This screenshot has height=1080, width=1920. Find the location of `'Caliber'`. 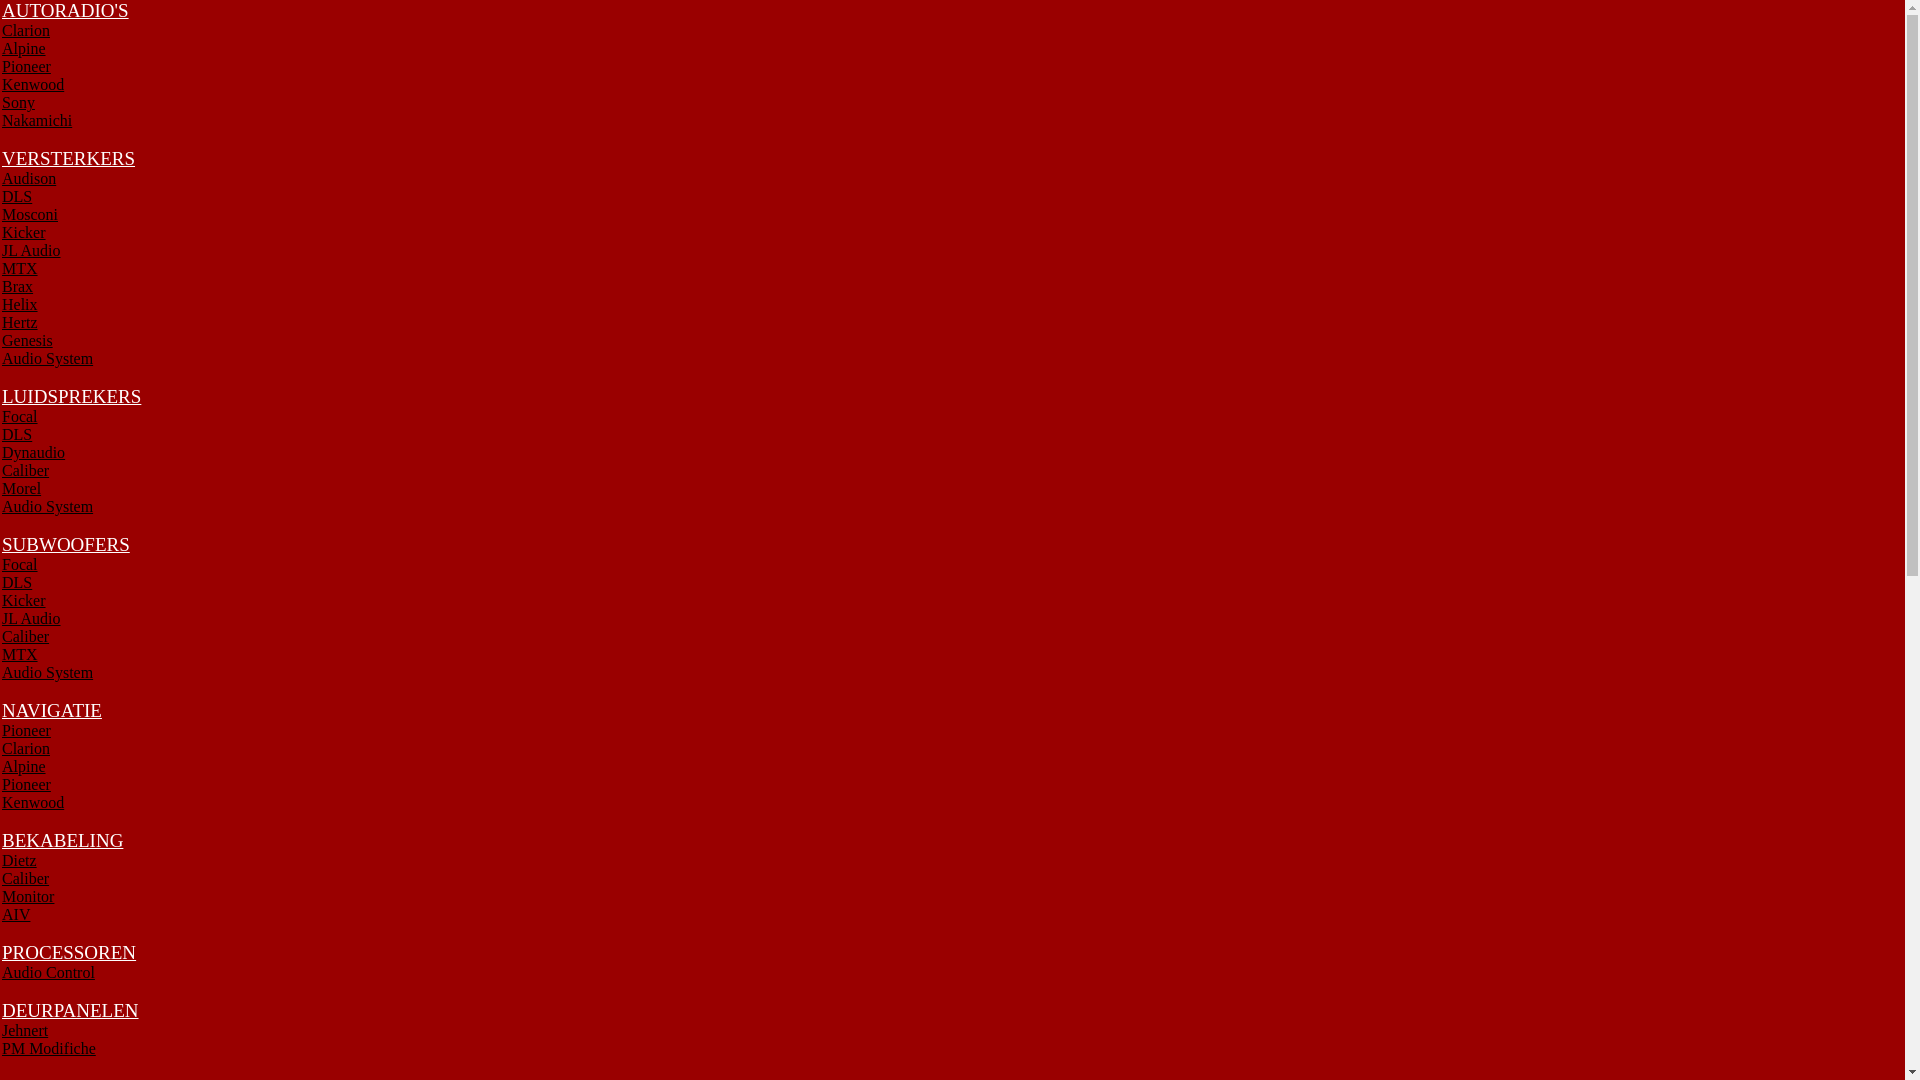

'Caliber' is located at coordinates (25, 636).